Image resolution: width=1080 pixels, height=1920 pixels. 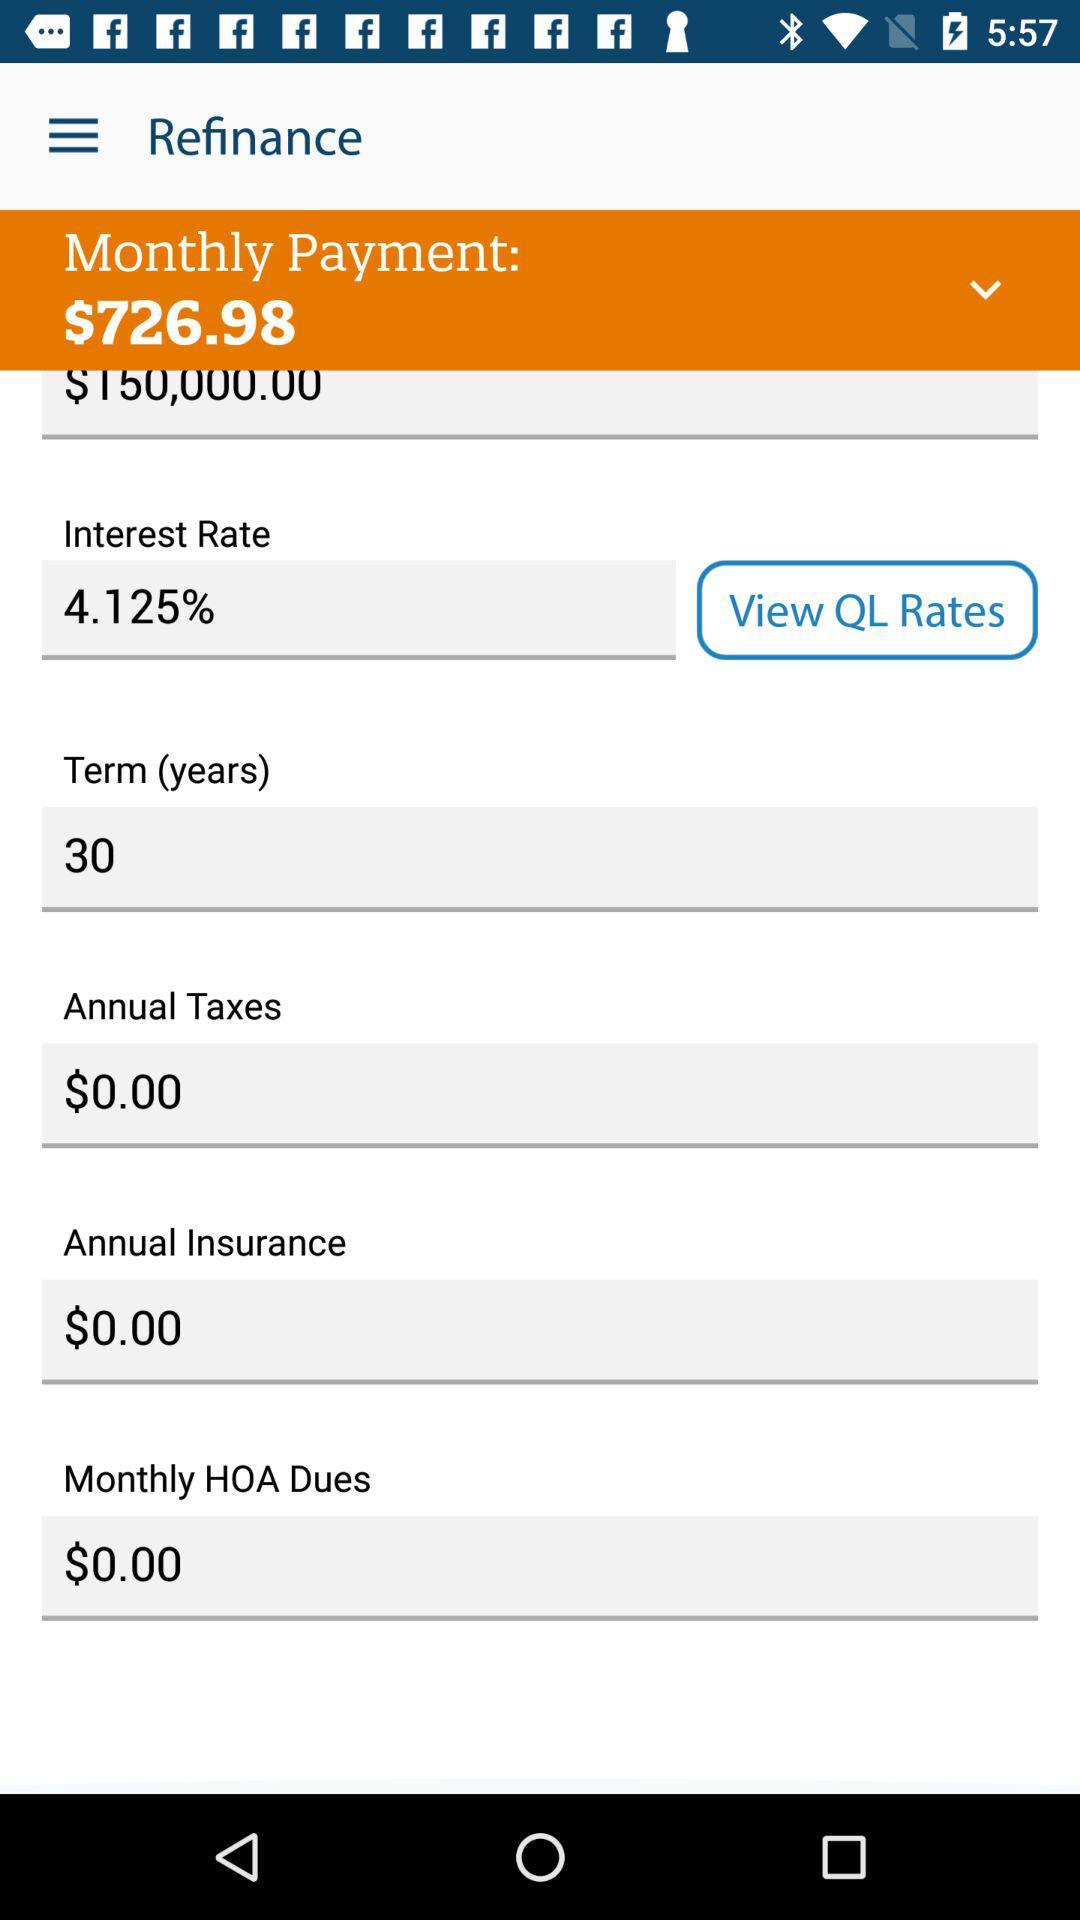 What do you see at coordinates (72, 135) in the screenshot?
I see `icon next to the refinance` at bounding box center [72, 135].